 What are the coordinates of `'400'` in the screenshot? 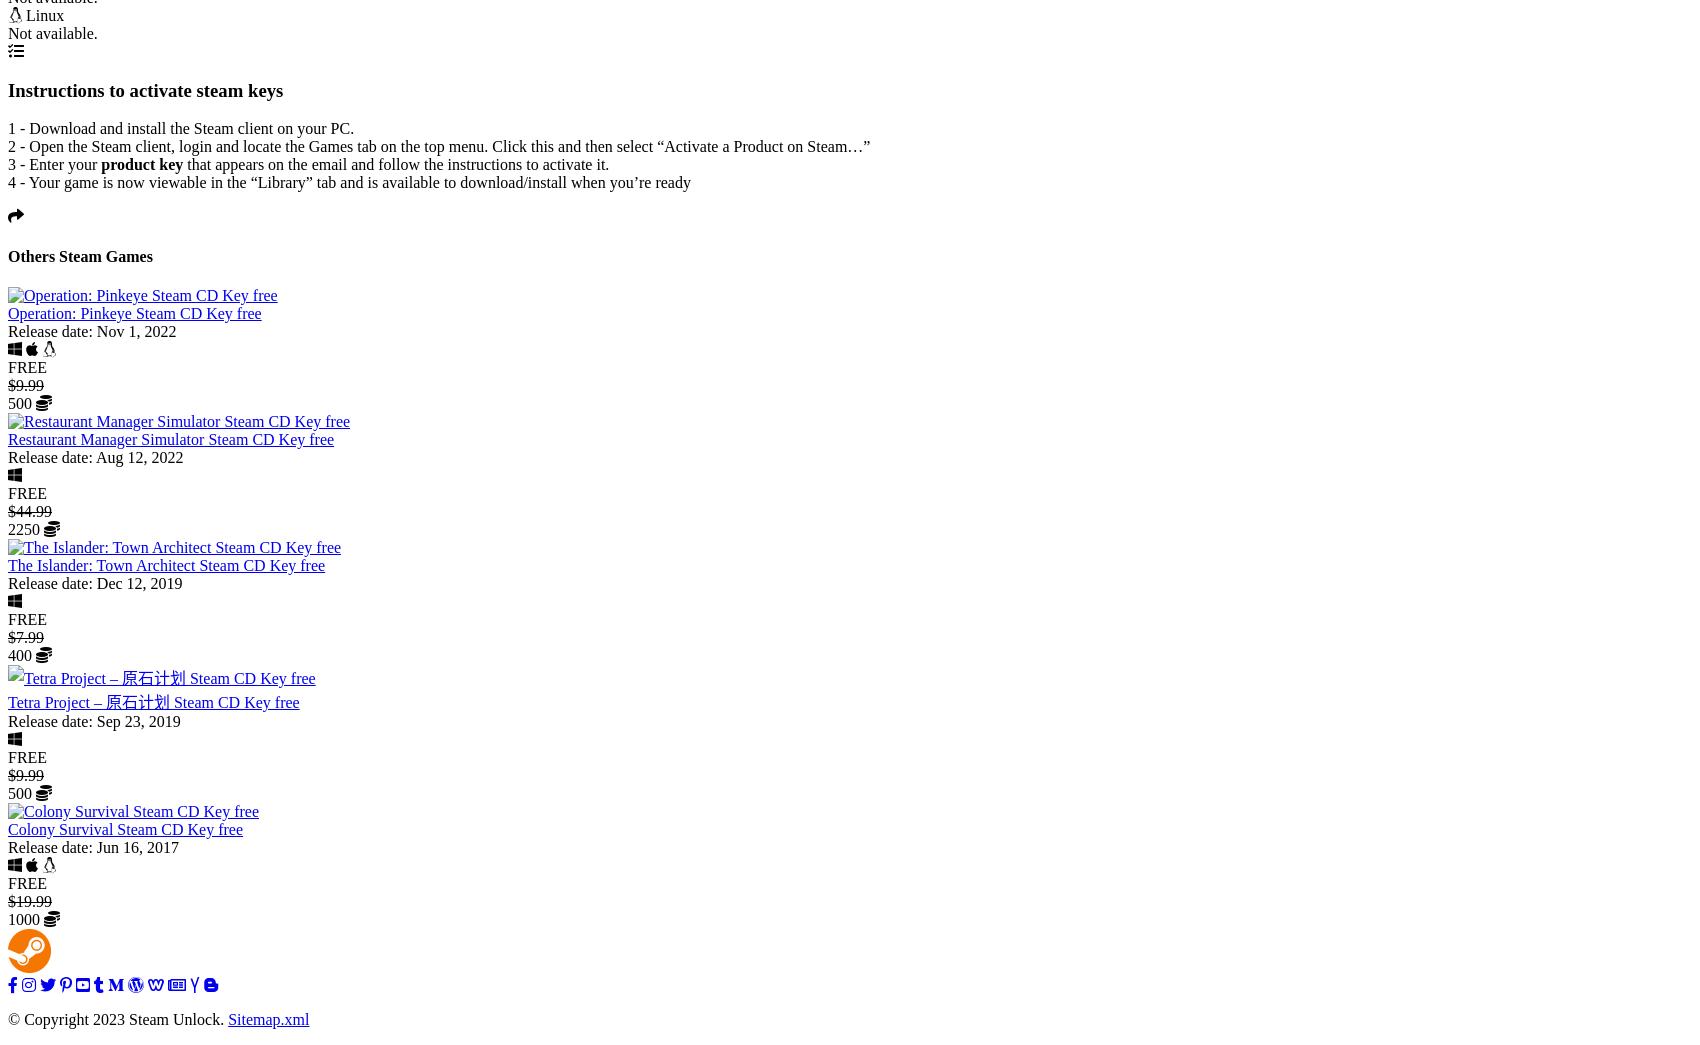 It's located at (21, 654).